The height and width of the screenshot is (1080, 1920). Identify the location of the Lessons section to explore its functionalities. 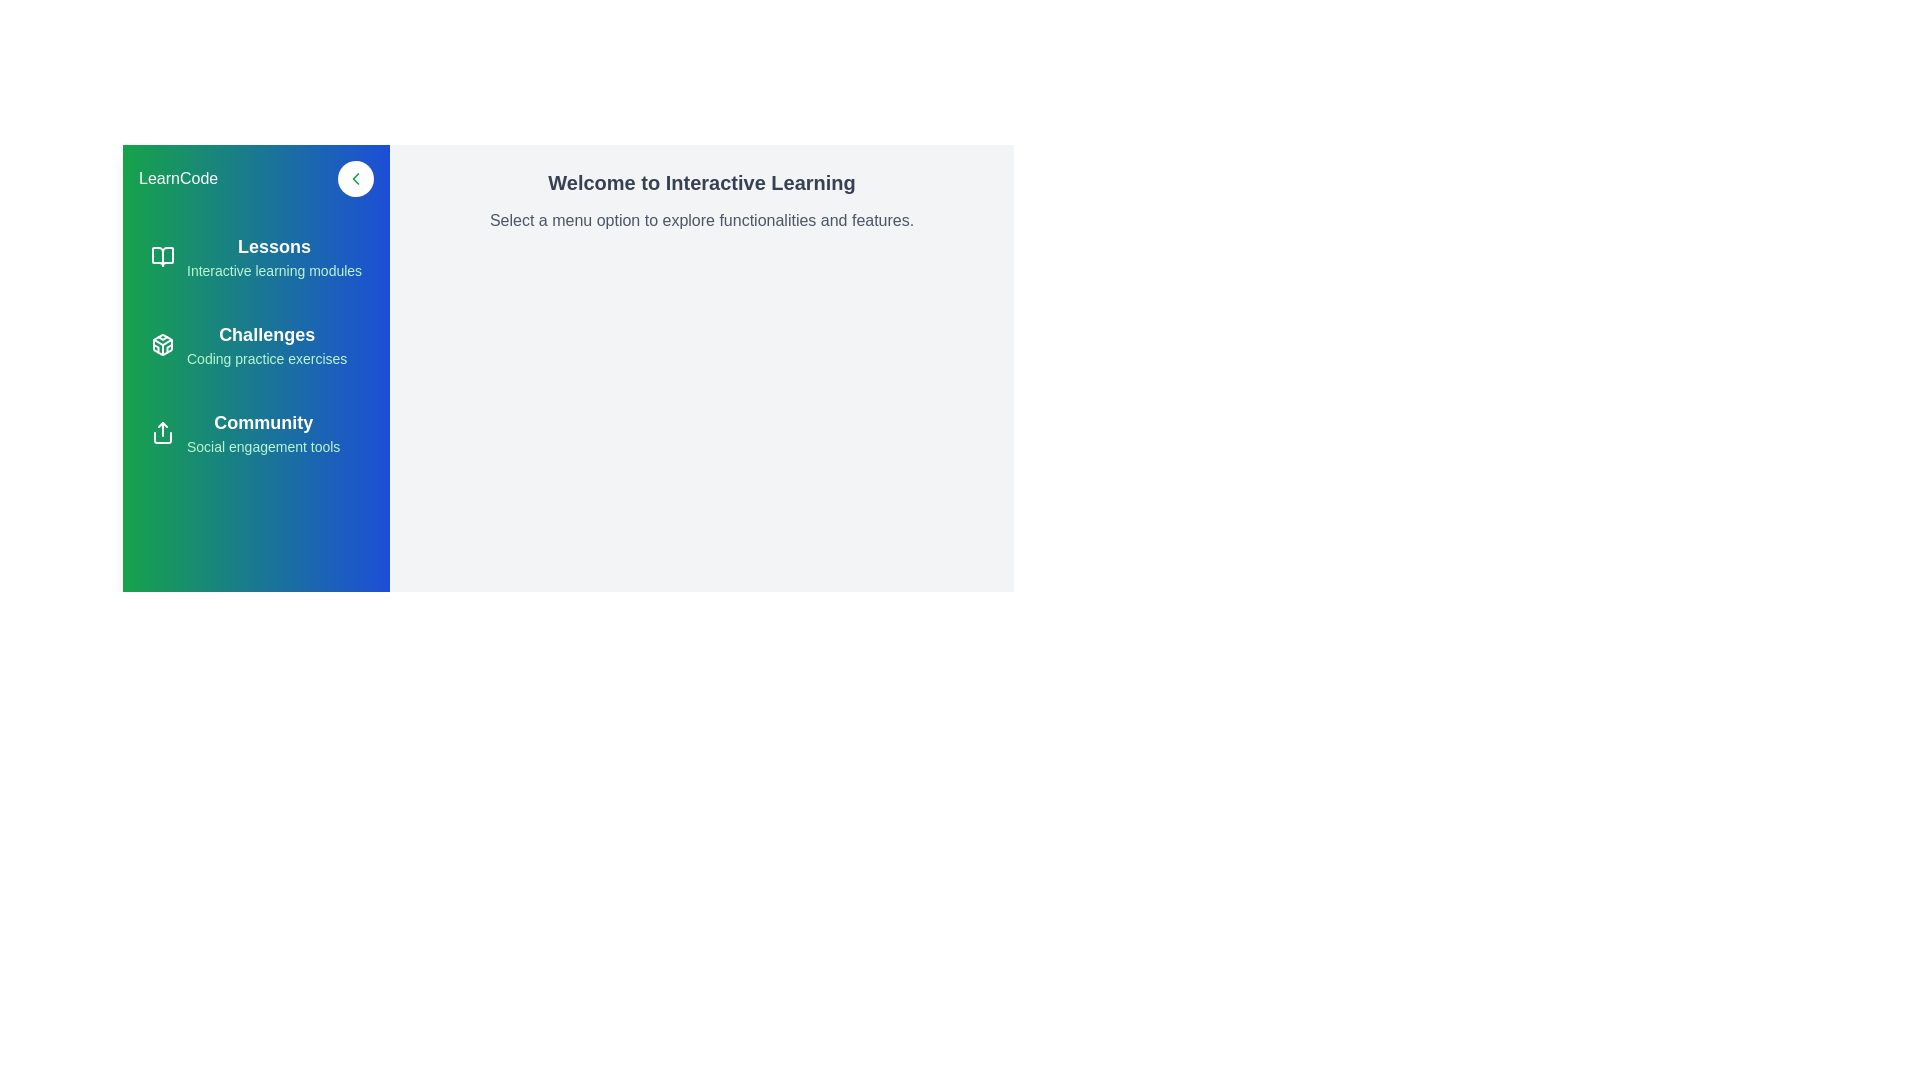
(255, 256).